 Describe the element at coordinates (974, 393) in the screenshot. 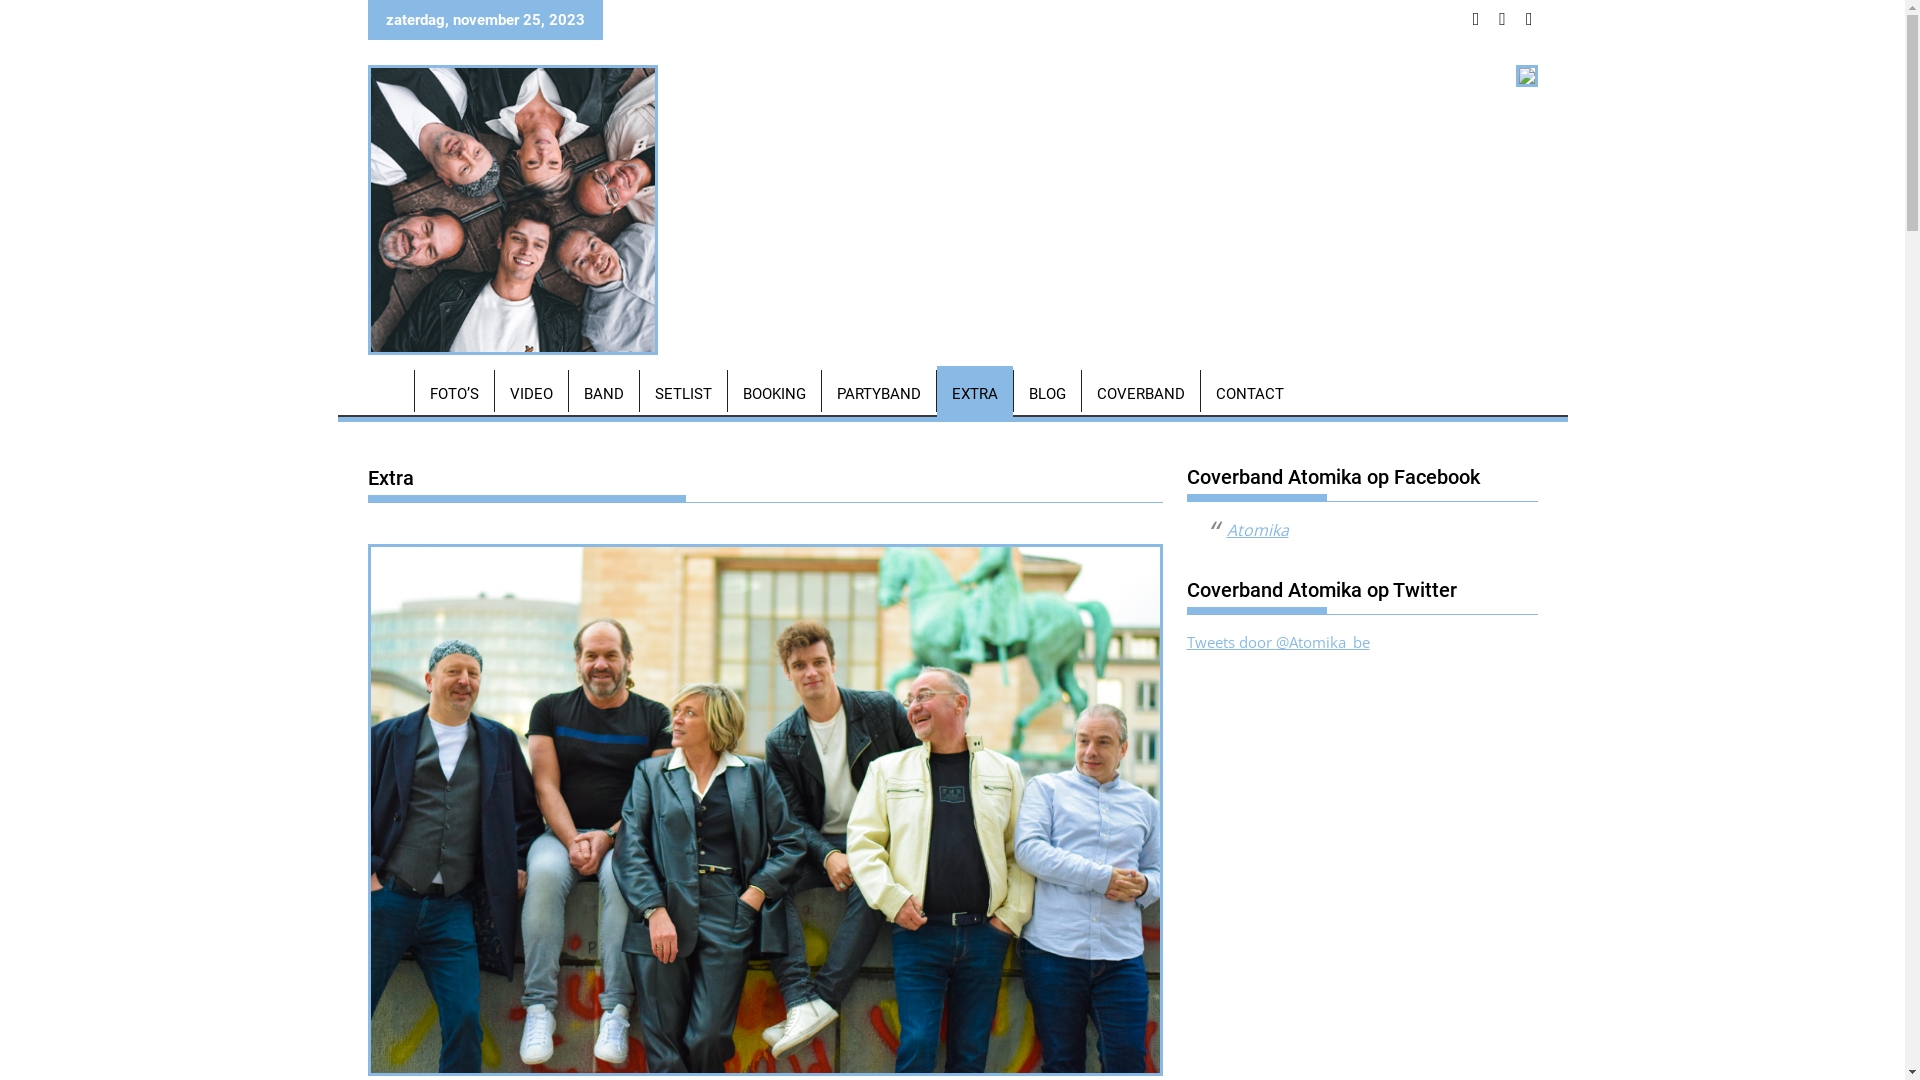

I see `'EXTRA'` at that location.